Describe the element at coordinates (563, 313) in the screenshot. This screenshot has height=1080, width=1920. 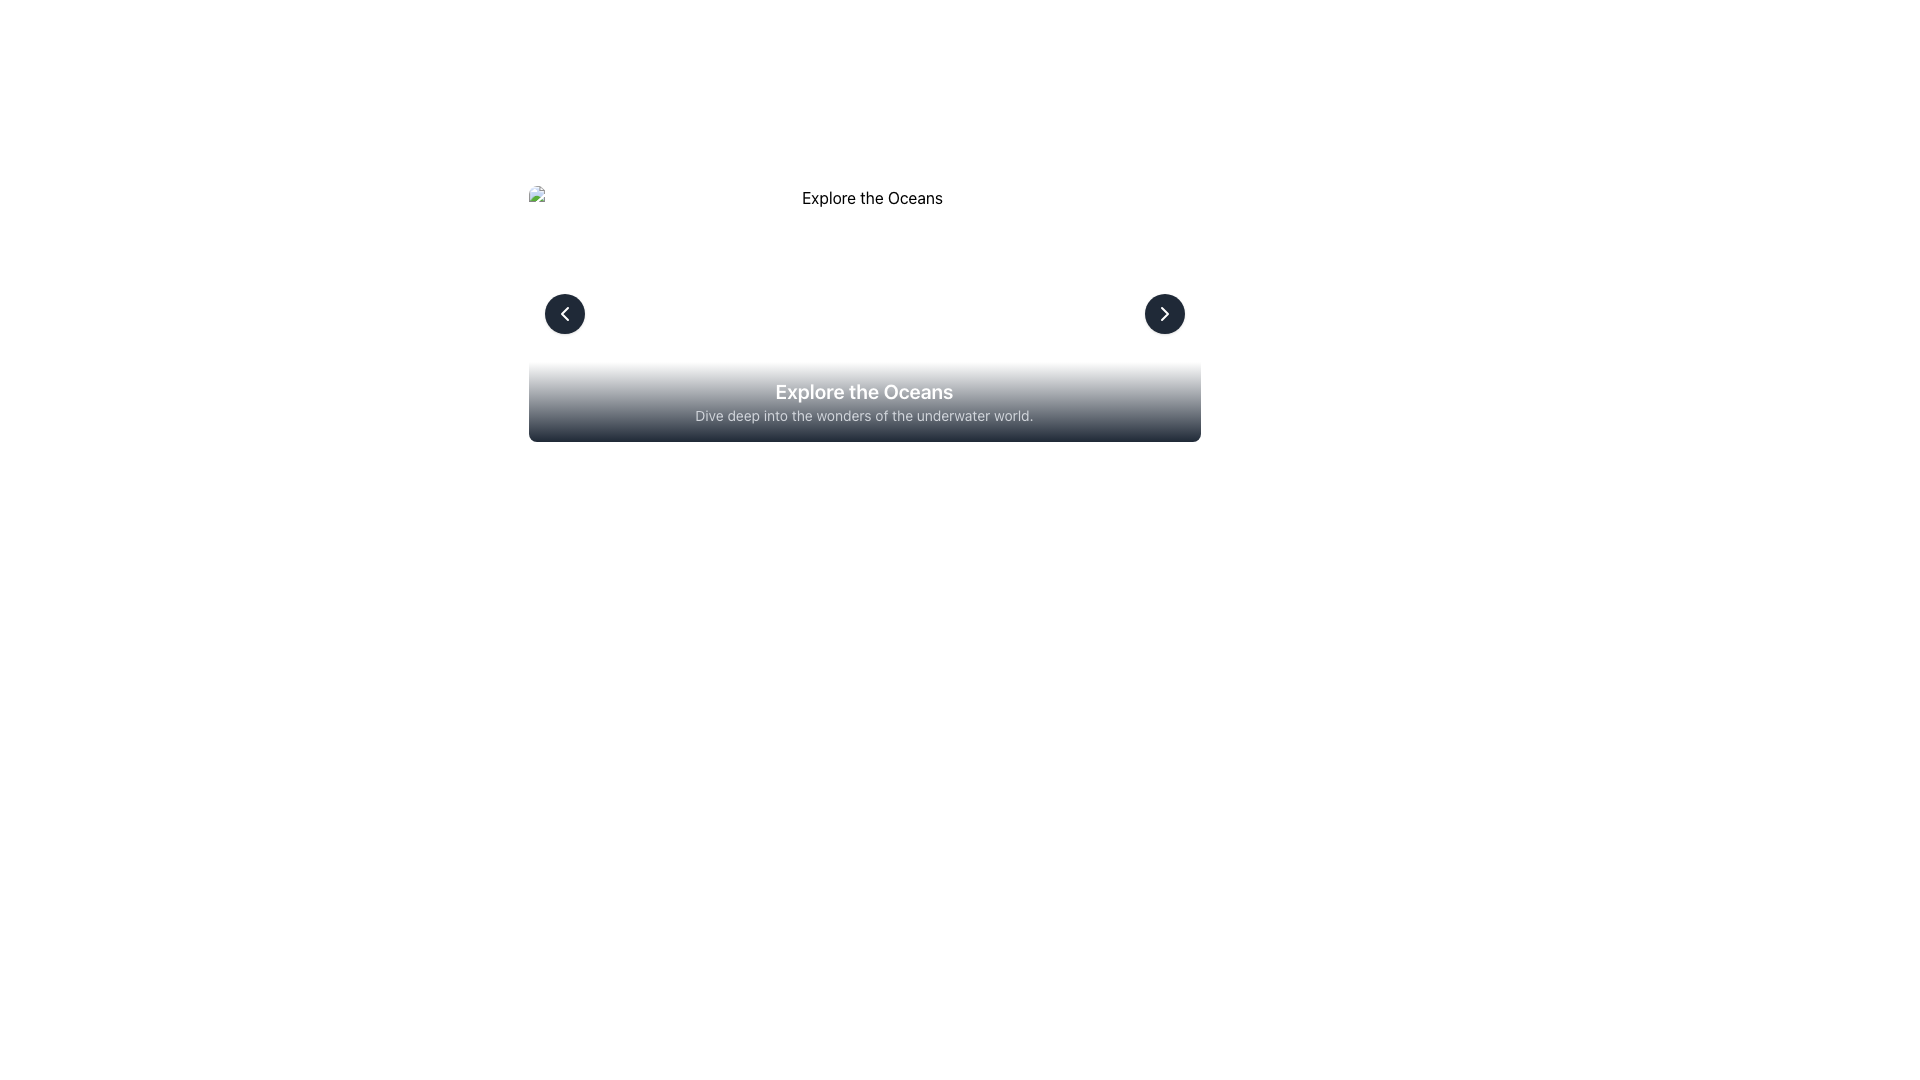
I see `the navigational button that moves to the previous slide, located on the left-middle side of the content area` at that location.